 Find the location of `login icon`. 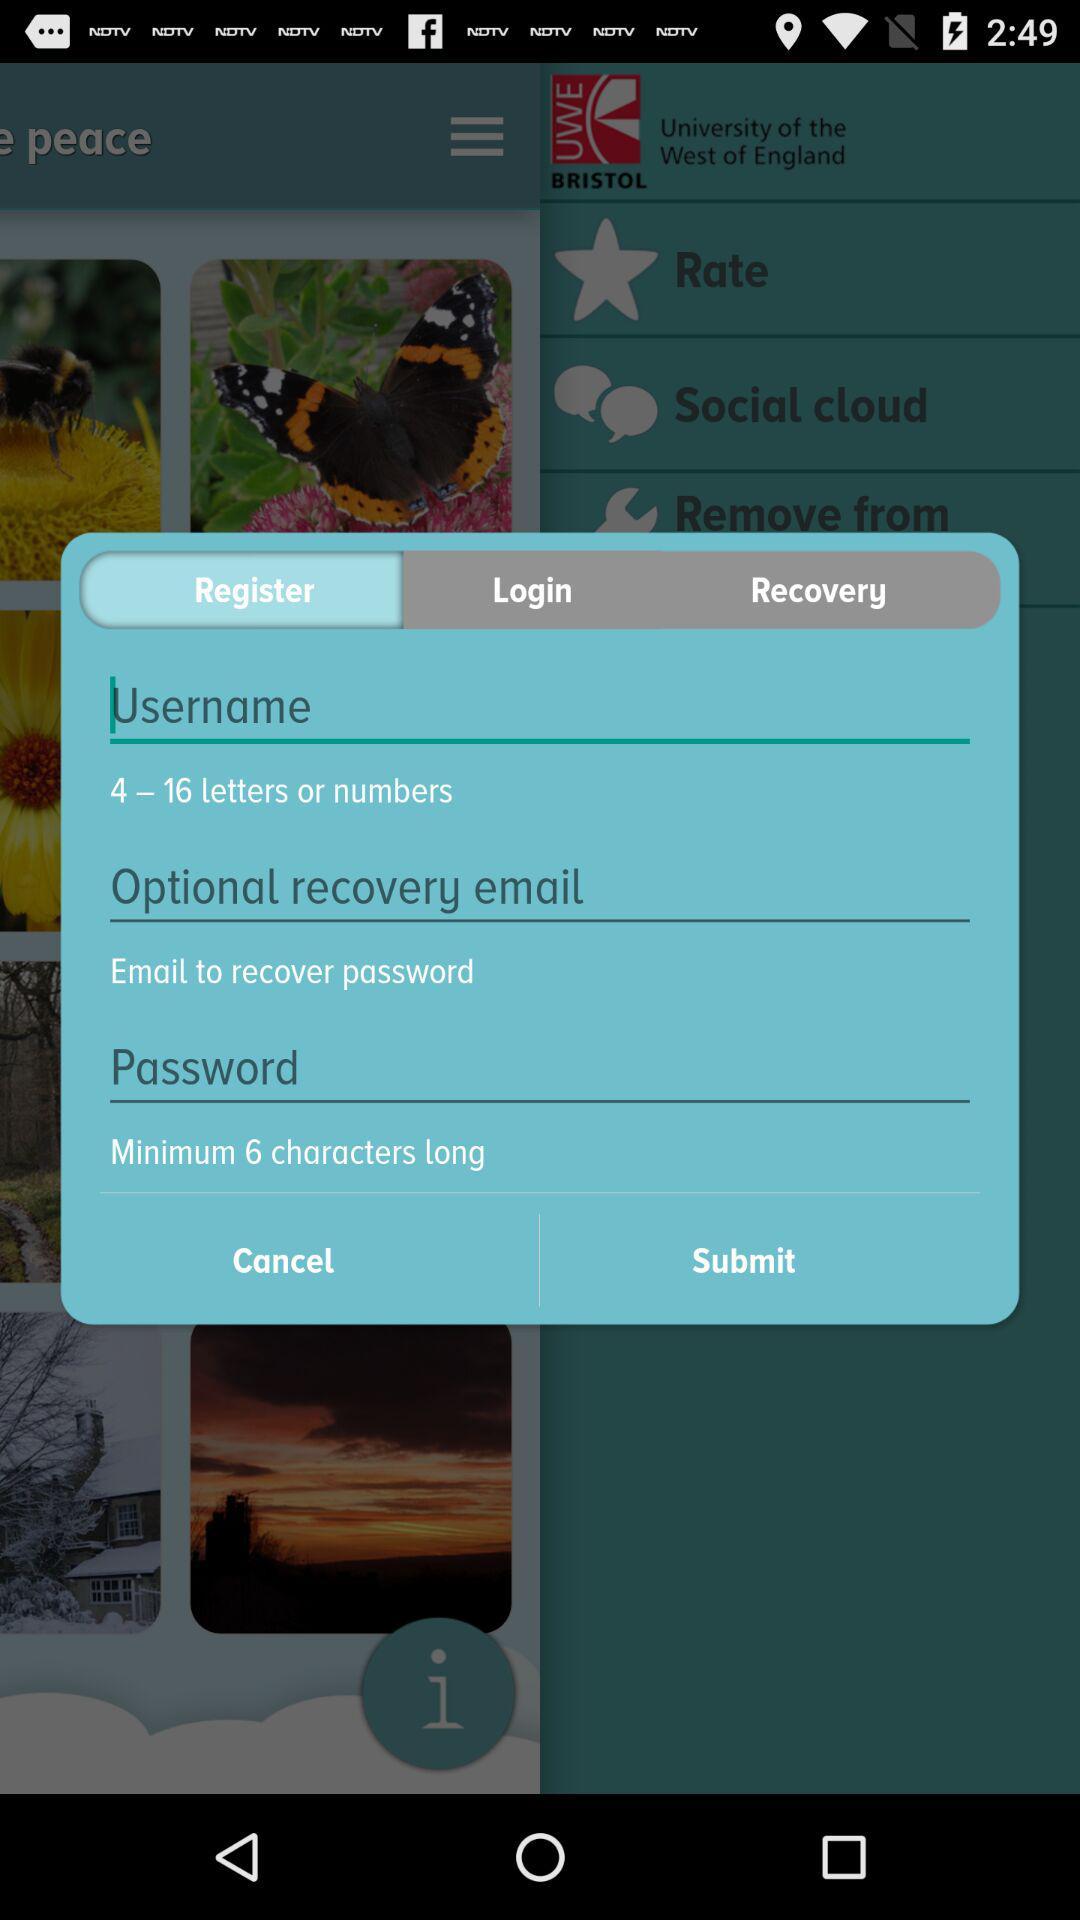

login icon is located at coordinates (531, 588).